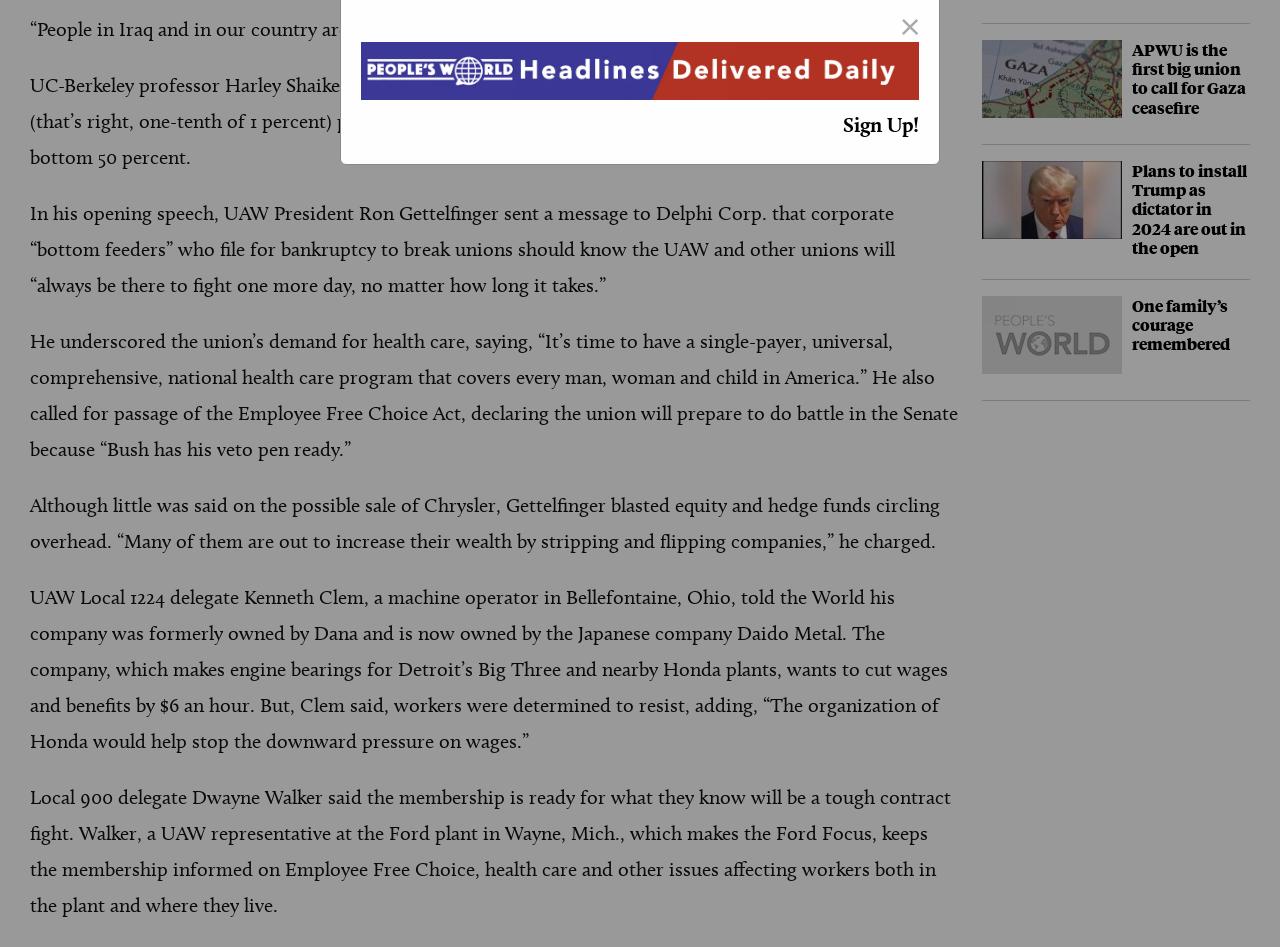  What do you see at coordinates (483, 120) in the screenshot?
I see `'UC-Berkeley professor Harley Shaiken reinforced that view when he told the convention the top 0.1 percent (that’s right, one-tenth of 1 percent) posted income increases in recent years equivalent to those of the bottom 50 percent.'` at bounding box center [483, 120].